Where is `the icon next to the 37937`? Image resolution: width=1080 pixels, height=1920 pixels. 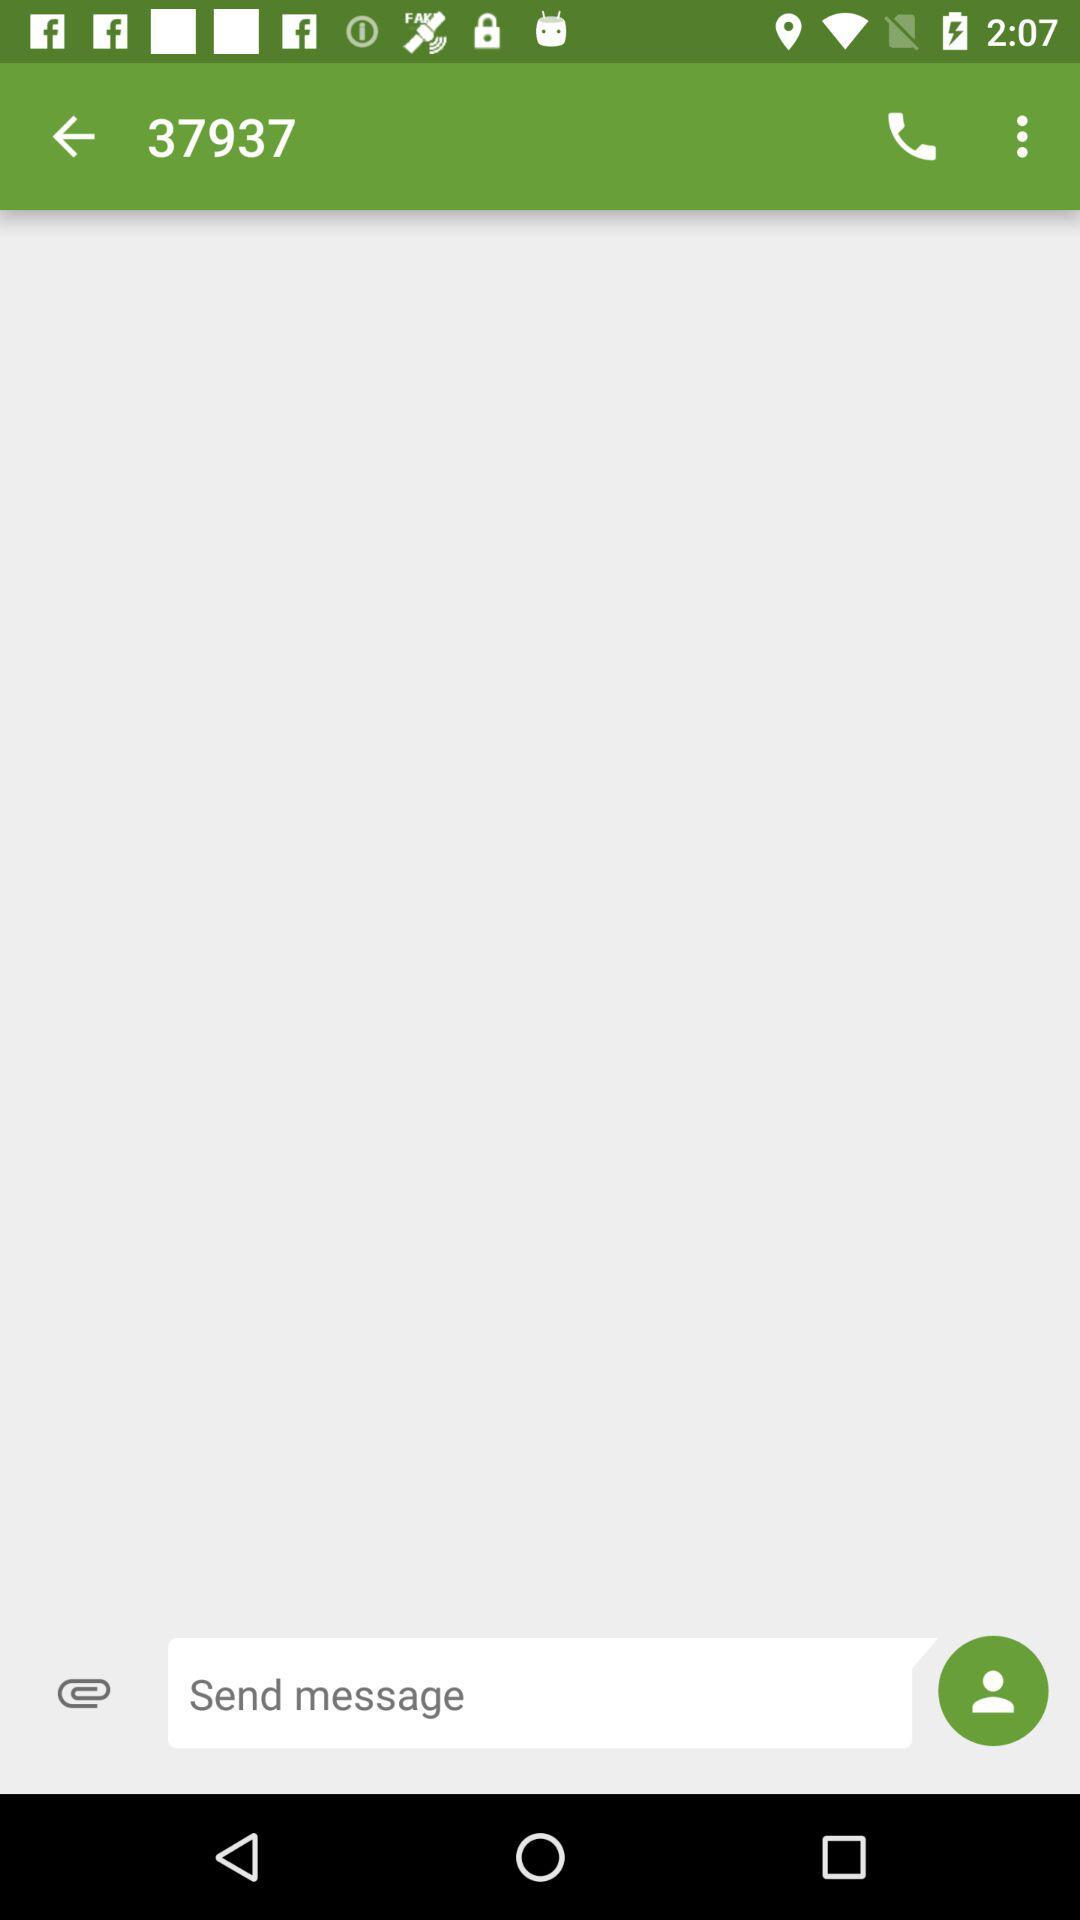
the icon next to the 37937 is located at coordinates (72, 135).